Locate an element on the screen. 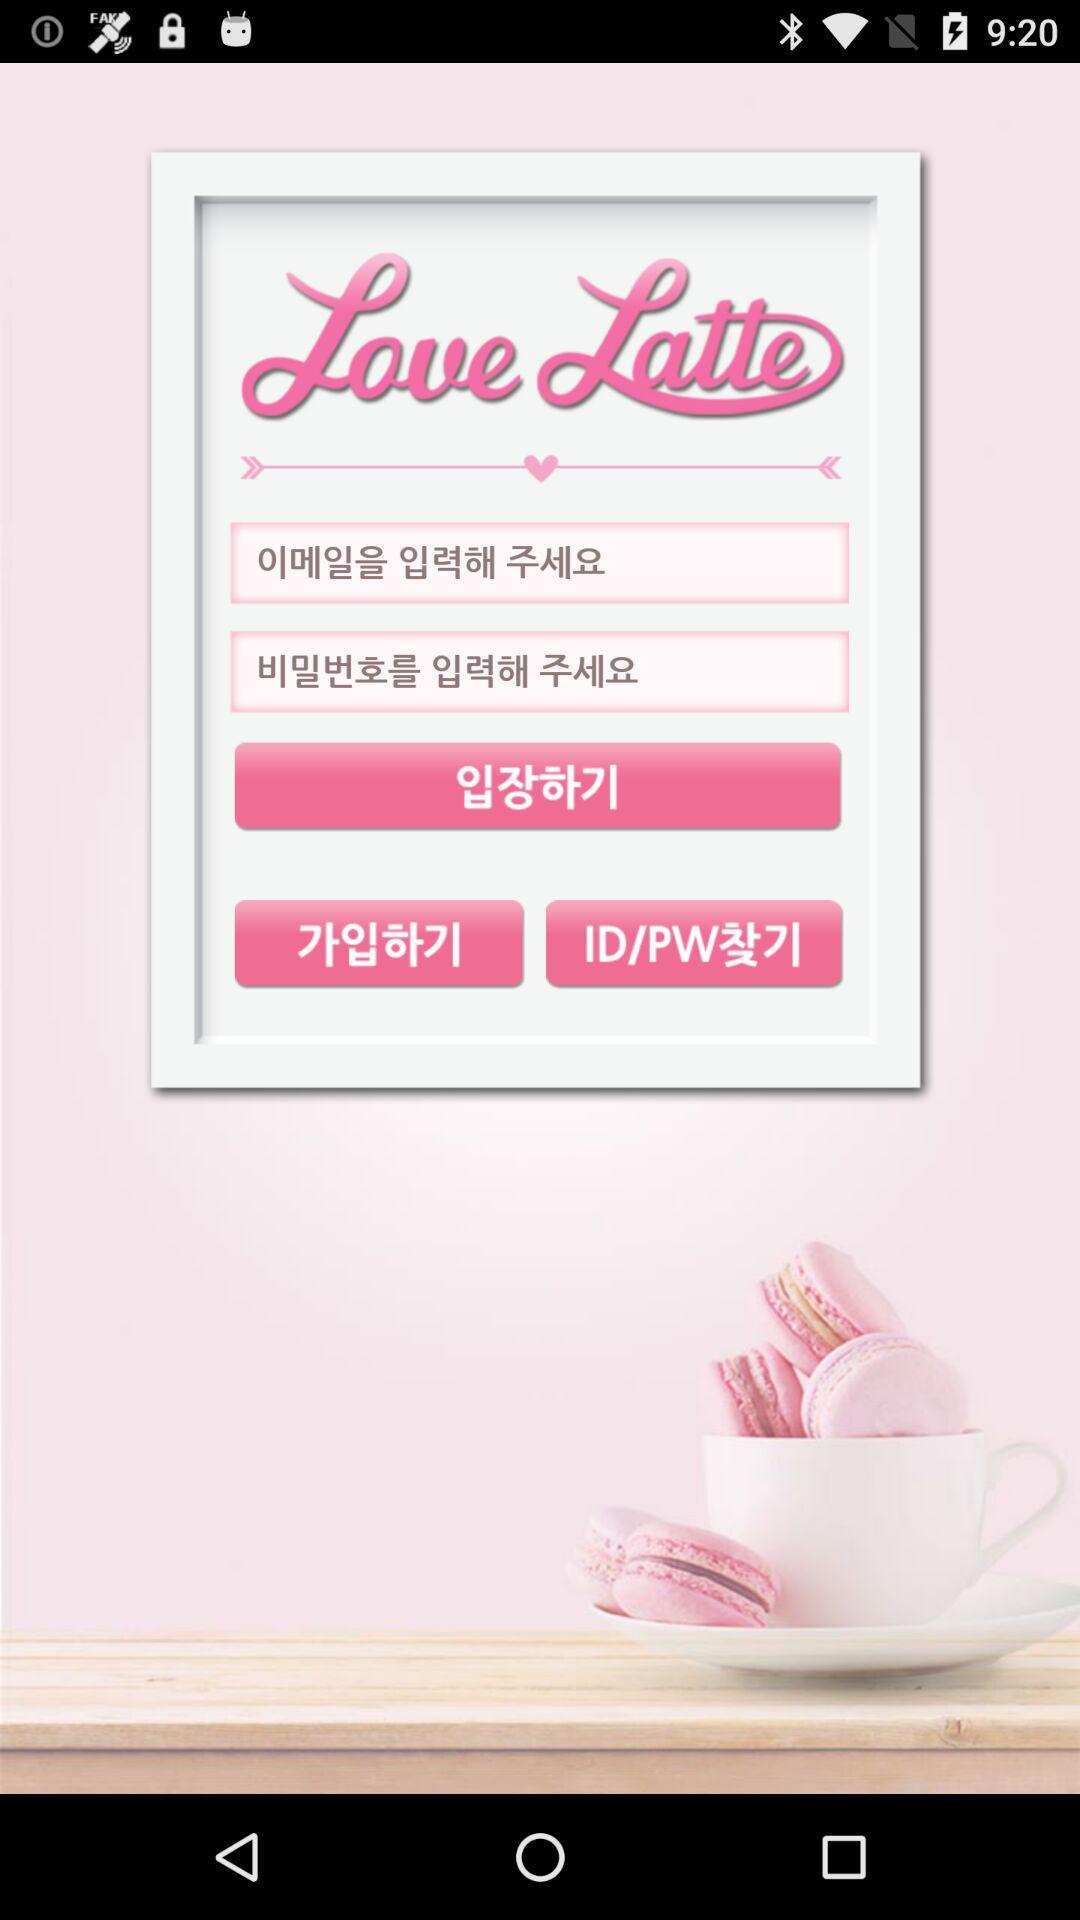 This screenshot has width=1080, height=1920. important to know is located at coordinates (537, 786).